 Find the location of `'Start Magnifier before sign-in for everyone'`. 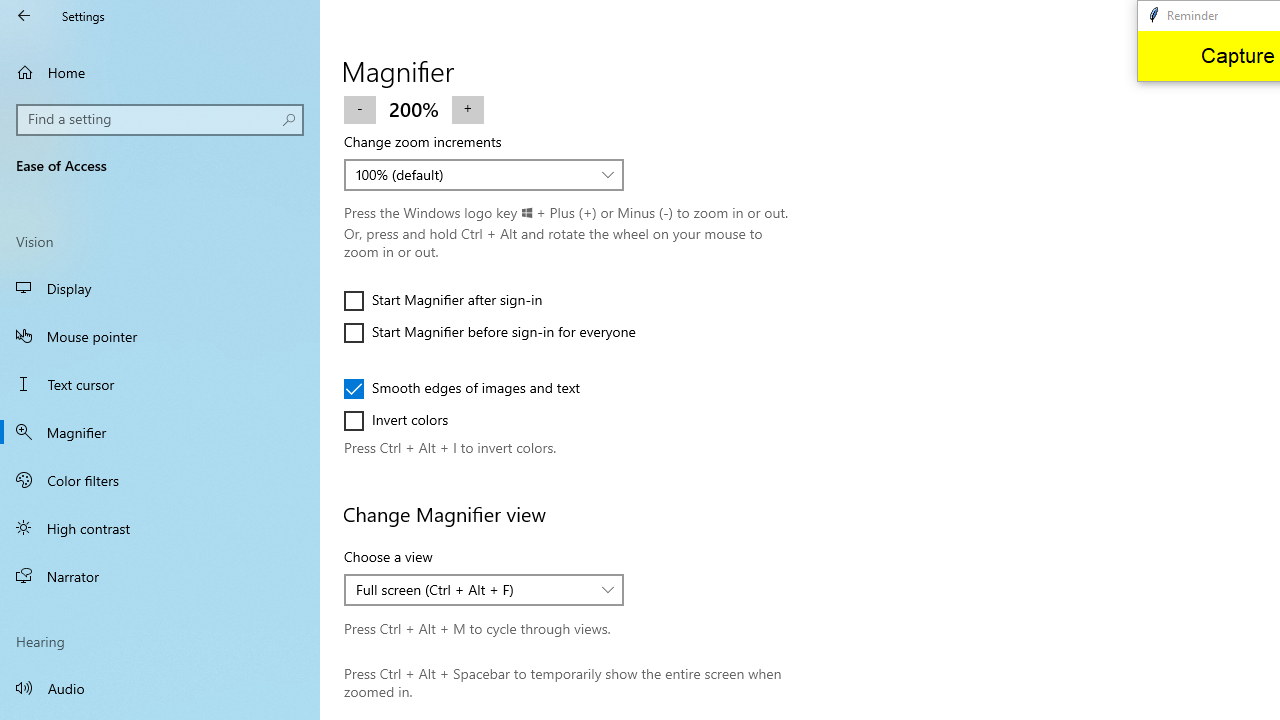

'Start Magnifier before sign-in for everyone' is located at coordinates (490, 332).